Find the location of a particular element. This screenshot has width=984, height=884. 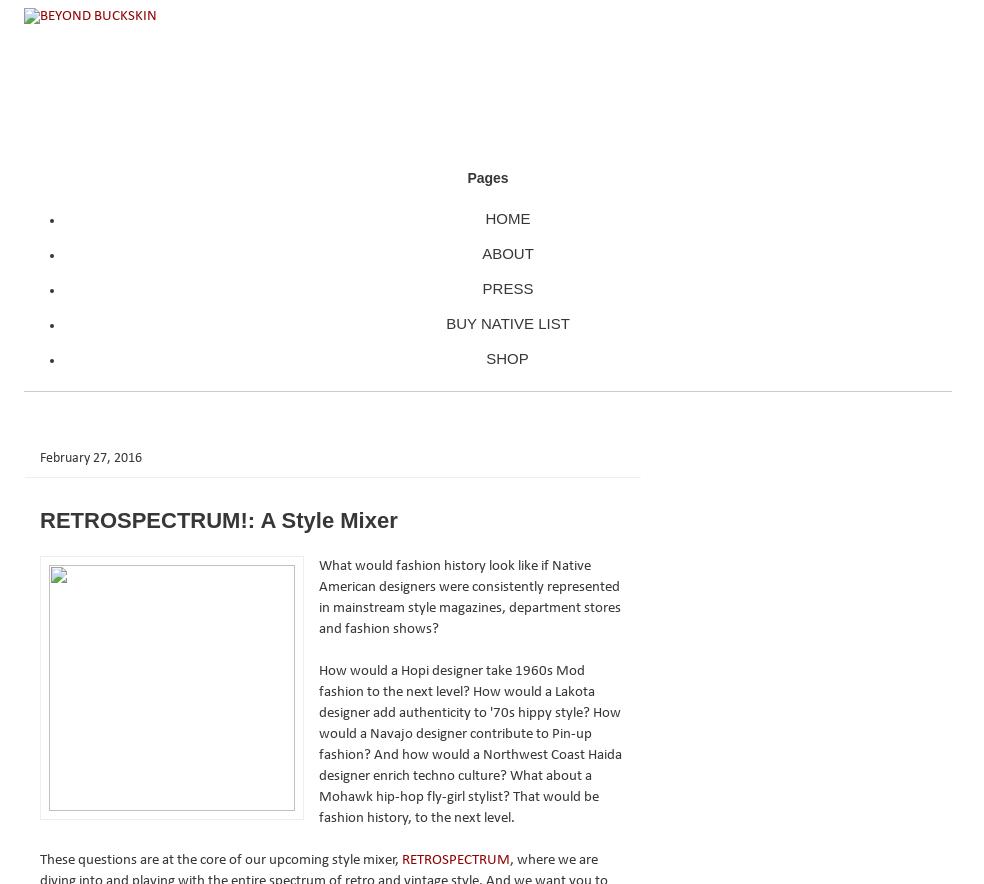

'BUY NATIVE LIST' is located at coordinates (506, 322).